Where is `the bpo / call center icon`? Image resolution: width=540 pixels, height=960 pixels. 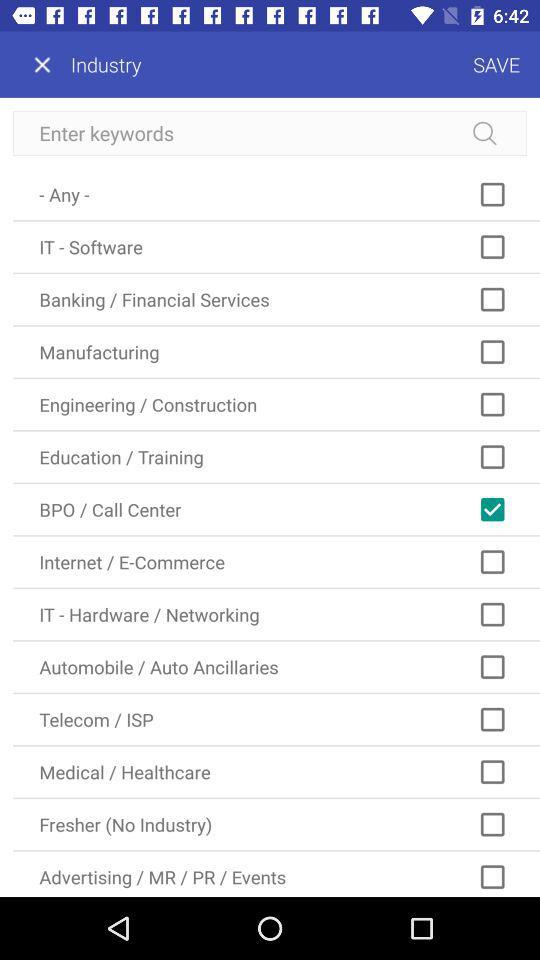 the bpo / call center icon is located at coordinates (275, 508).